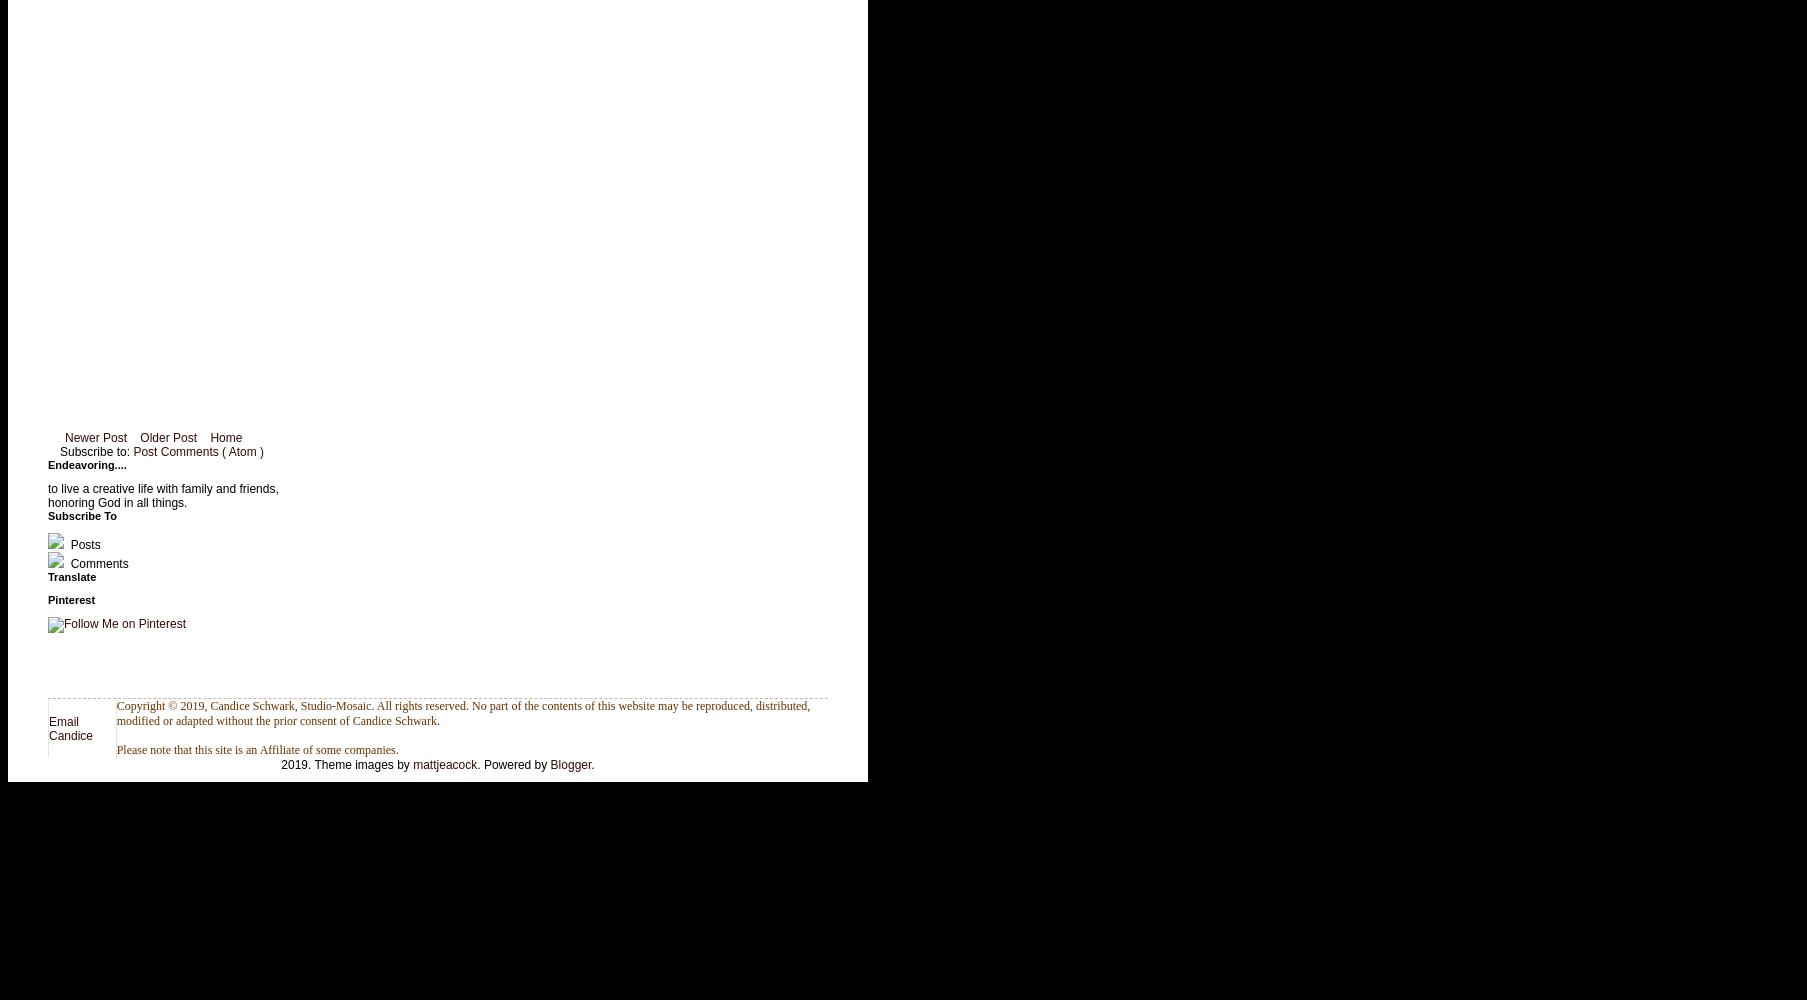  Describe the element at coordinates (67, 545) in the screenshot. I see `'Posts'` at that location.